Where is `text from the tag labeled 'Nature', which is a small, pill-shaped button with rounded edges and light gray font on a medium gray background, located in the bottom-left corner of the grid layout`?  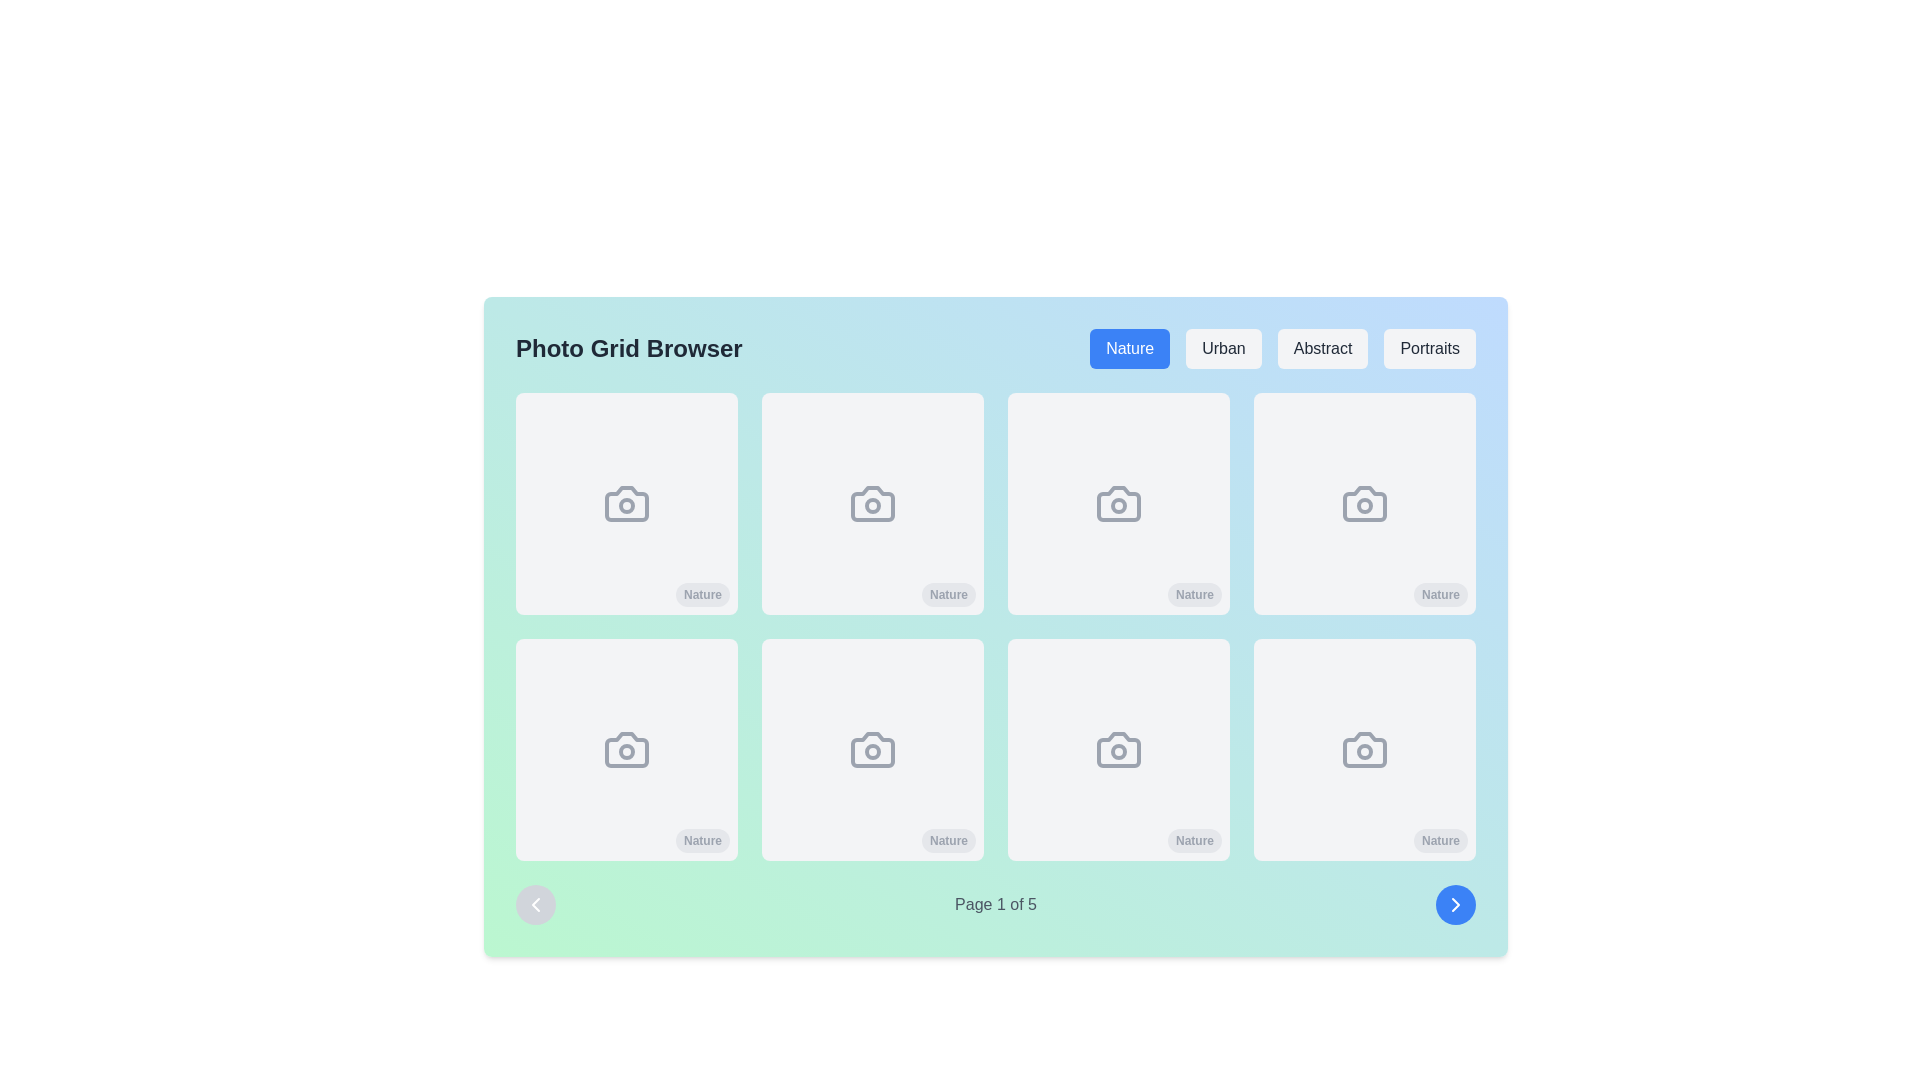
text from the tag labeled 'Nature', which is a small, pill-shaped button with rounded edges and light gray font on a medium gray background, located in the bottom-left corner of the grid layout is located at coordinates (702, 840).